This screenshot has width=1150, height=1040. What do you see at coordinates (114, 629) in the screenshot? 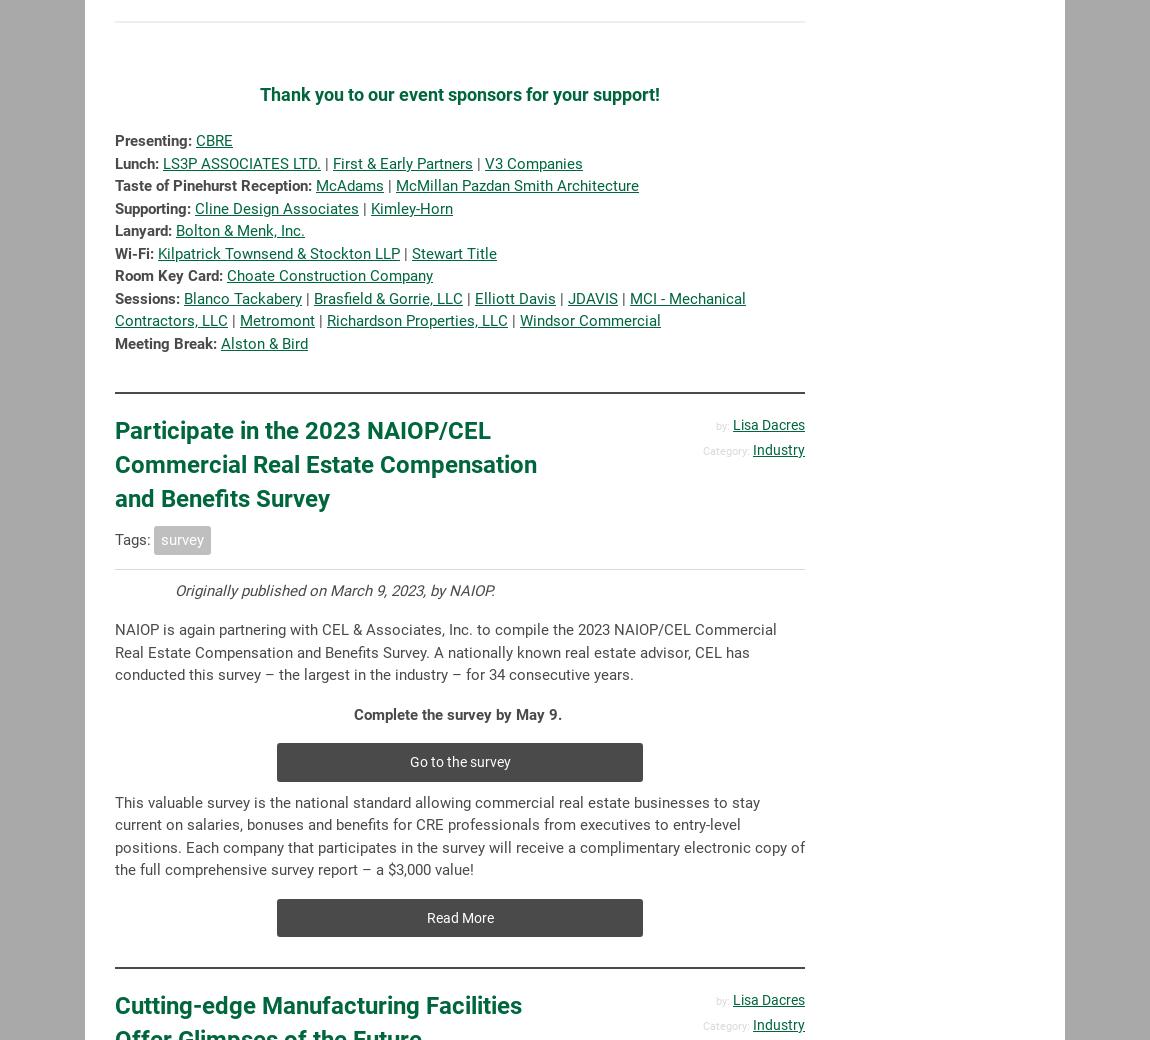
I see `'NAIOP is again partnering with CEL & Associates, Inc. to compile the'` at bounding box center [114, 629].